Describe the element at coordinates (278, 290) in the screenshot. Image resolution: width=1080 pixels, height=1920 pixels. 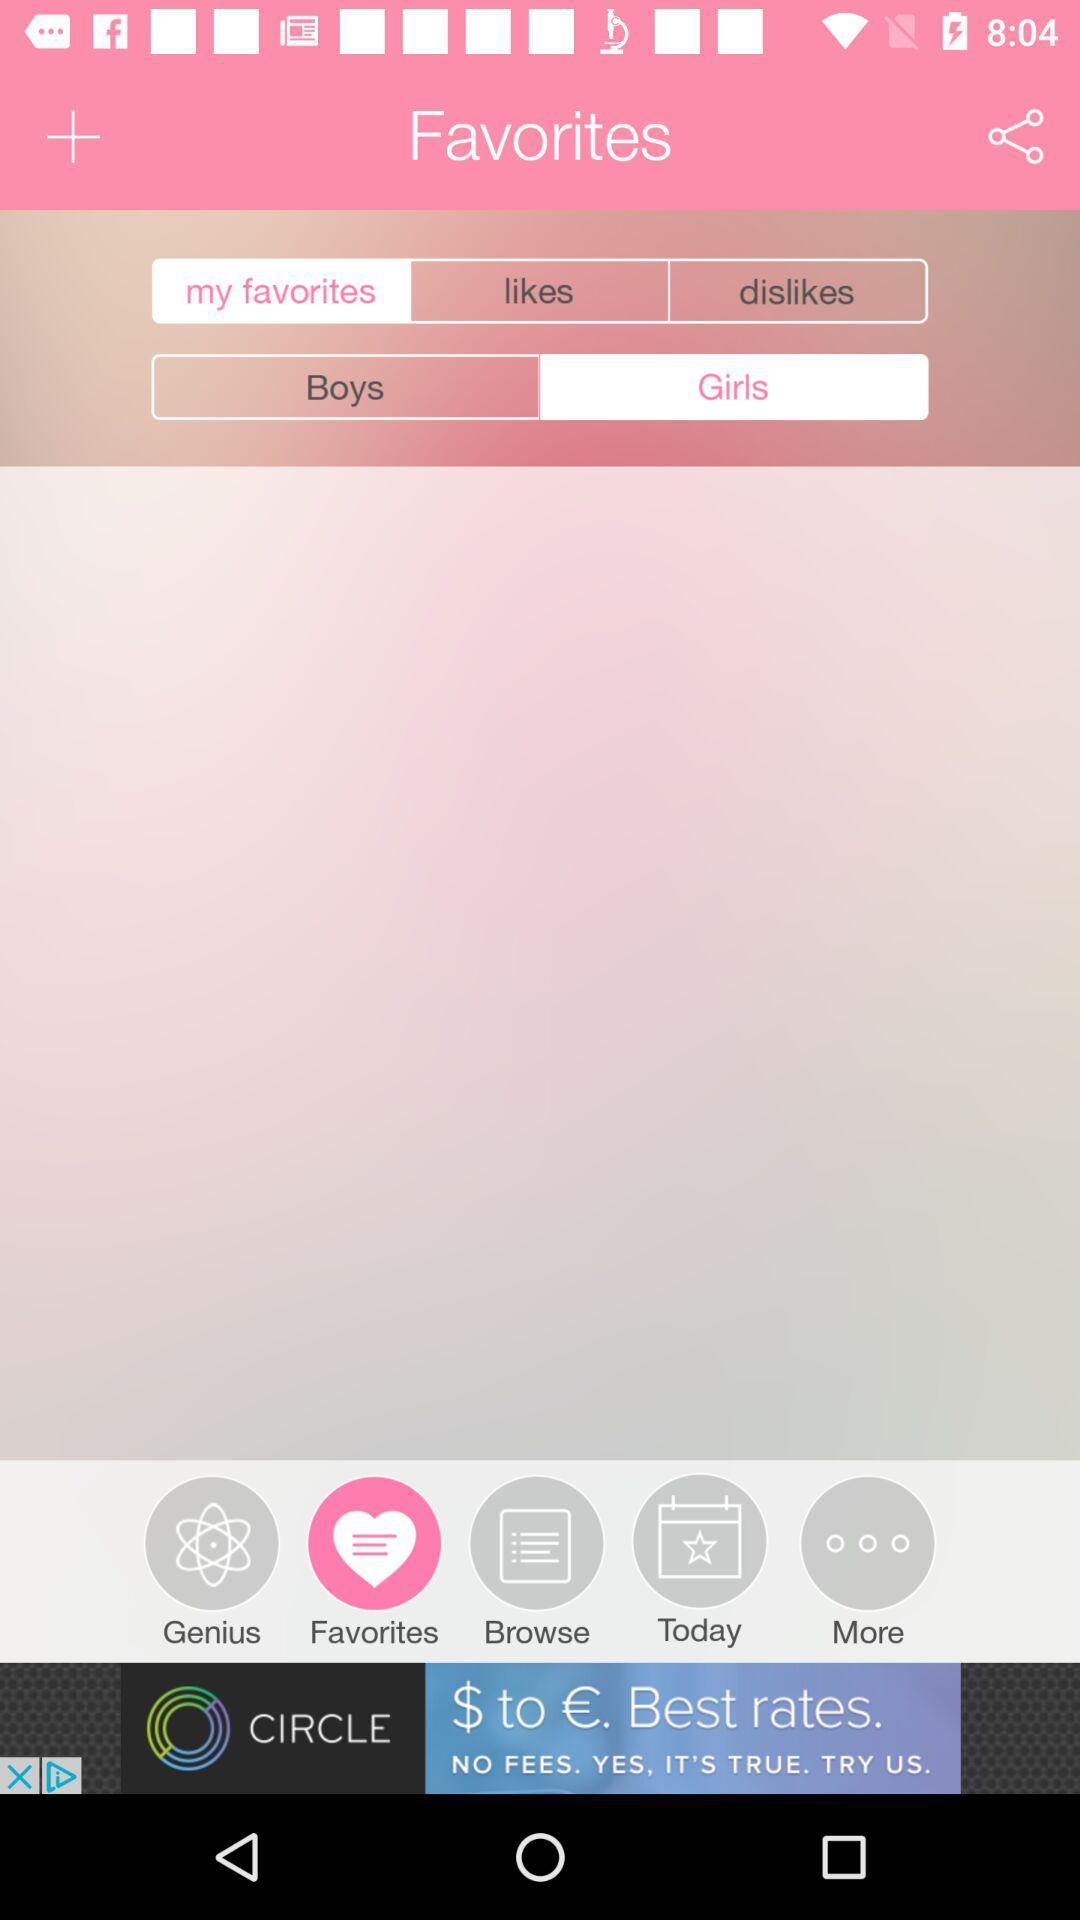
I see `my favorites` at that location.